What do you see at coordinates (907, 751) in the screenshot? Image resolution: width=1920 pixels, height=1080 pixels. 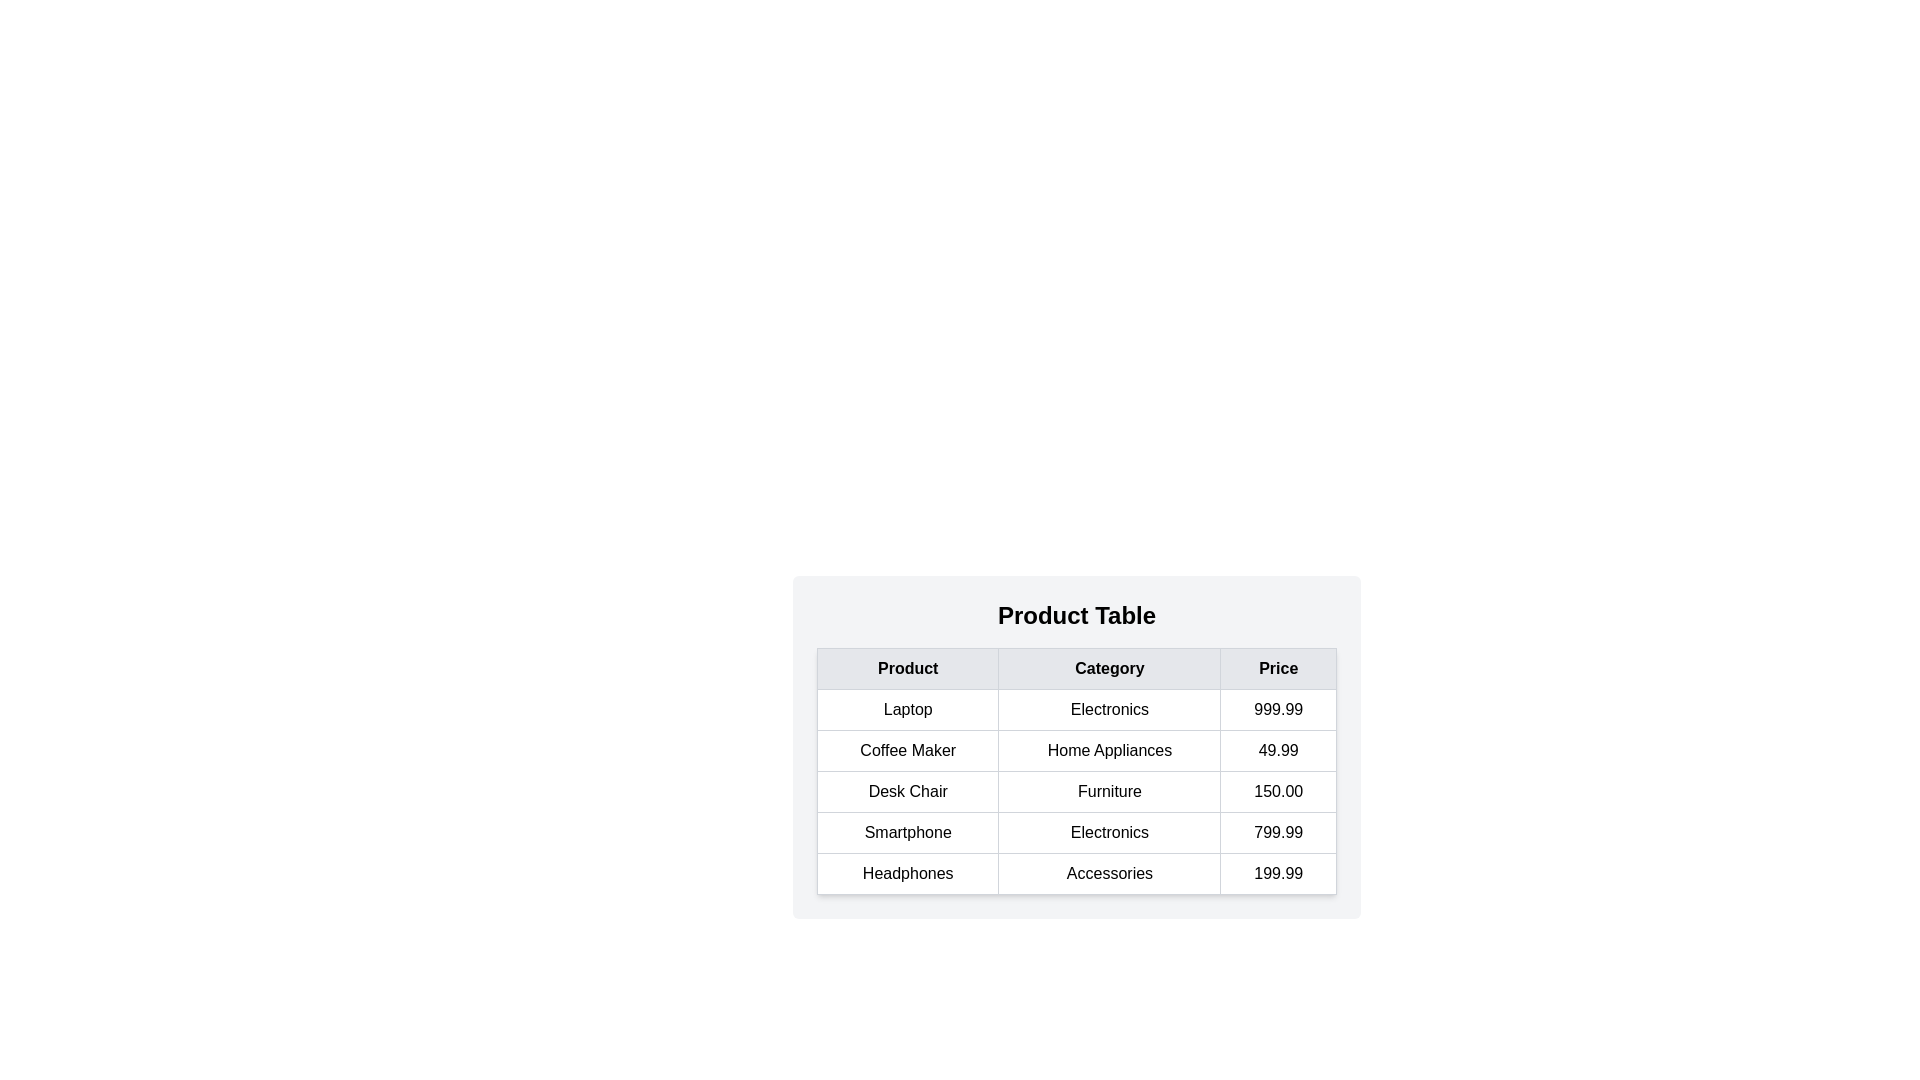 I see `the 'Coffee Maker' text label located in the 'Product' column of the second row, which has a standard black font and is styled with padding and a border` at bounding box center [907, 751].